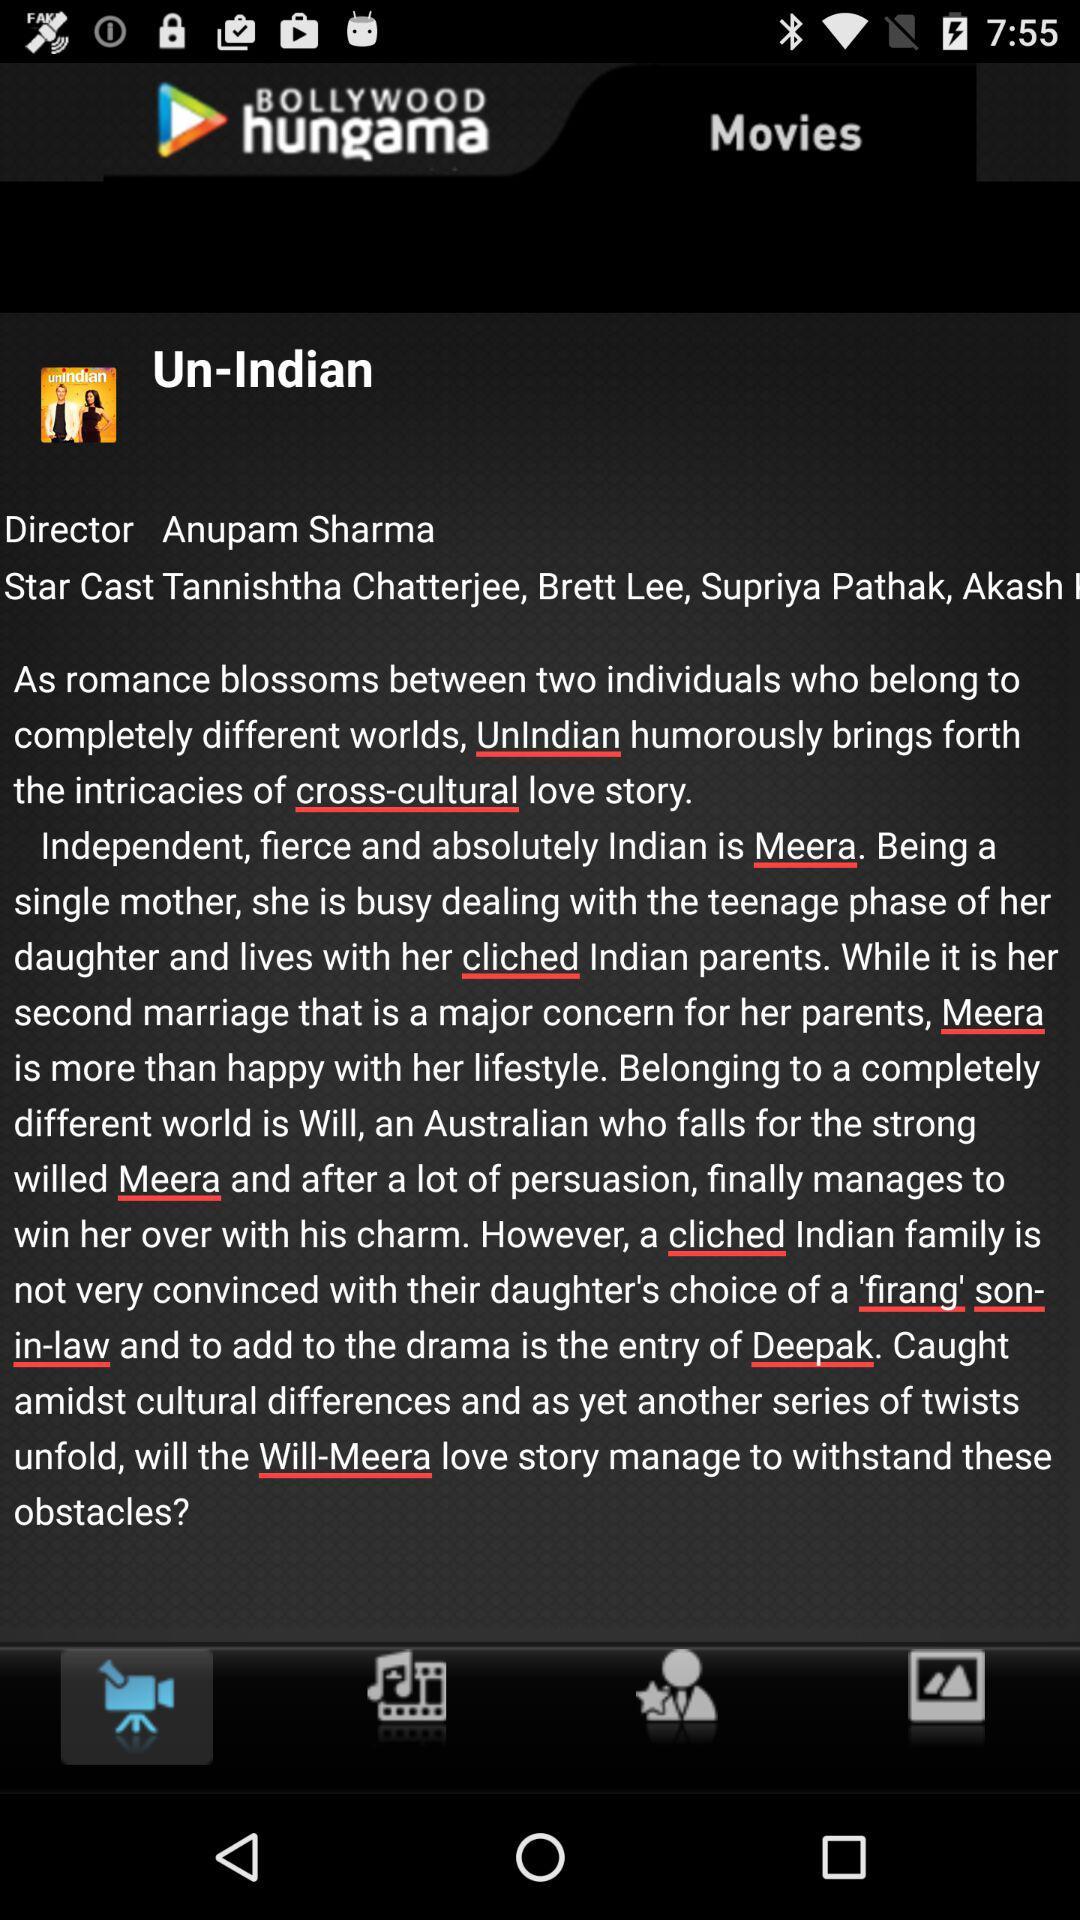 This screenshot has width=1080, height=1920. I want to click on the item below as romance blossoms, so click(405, 1697).